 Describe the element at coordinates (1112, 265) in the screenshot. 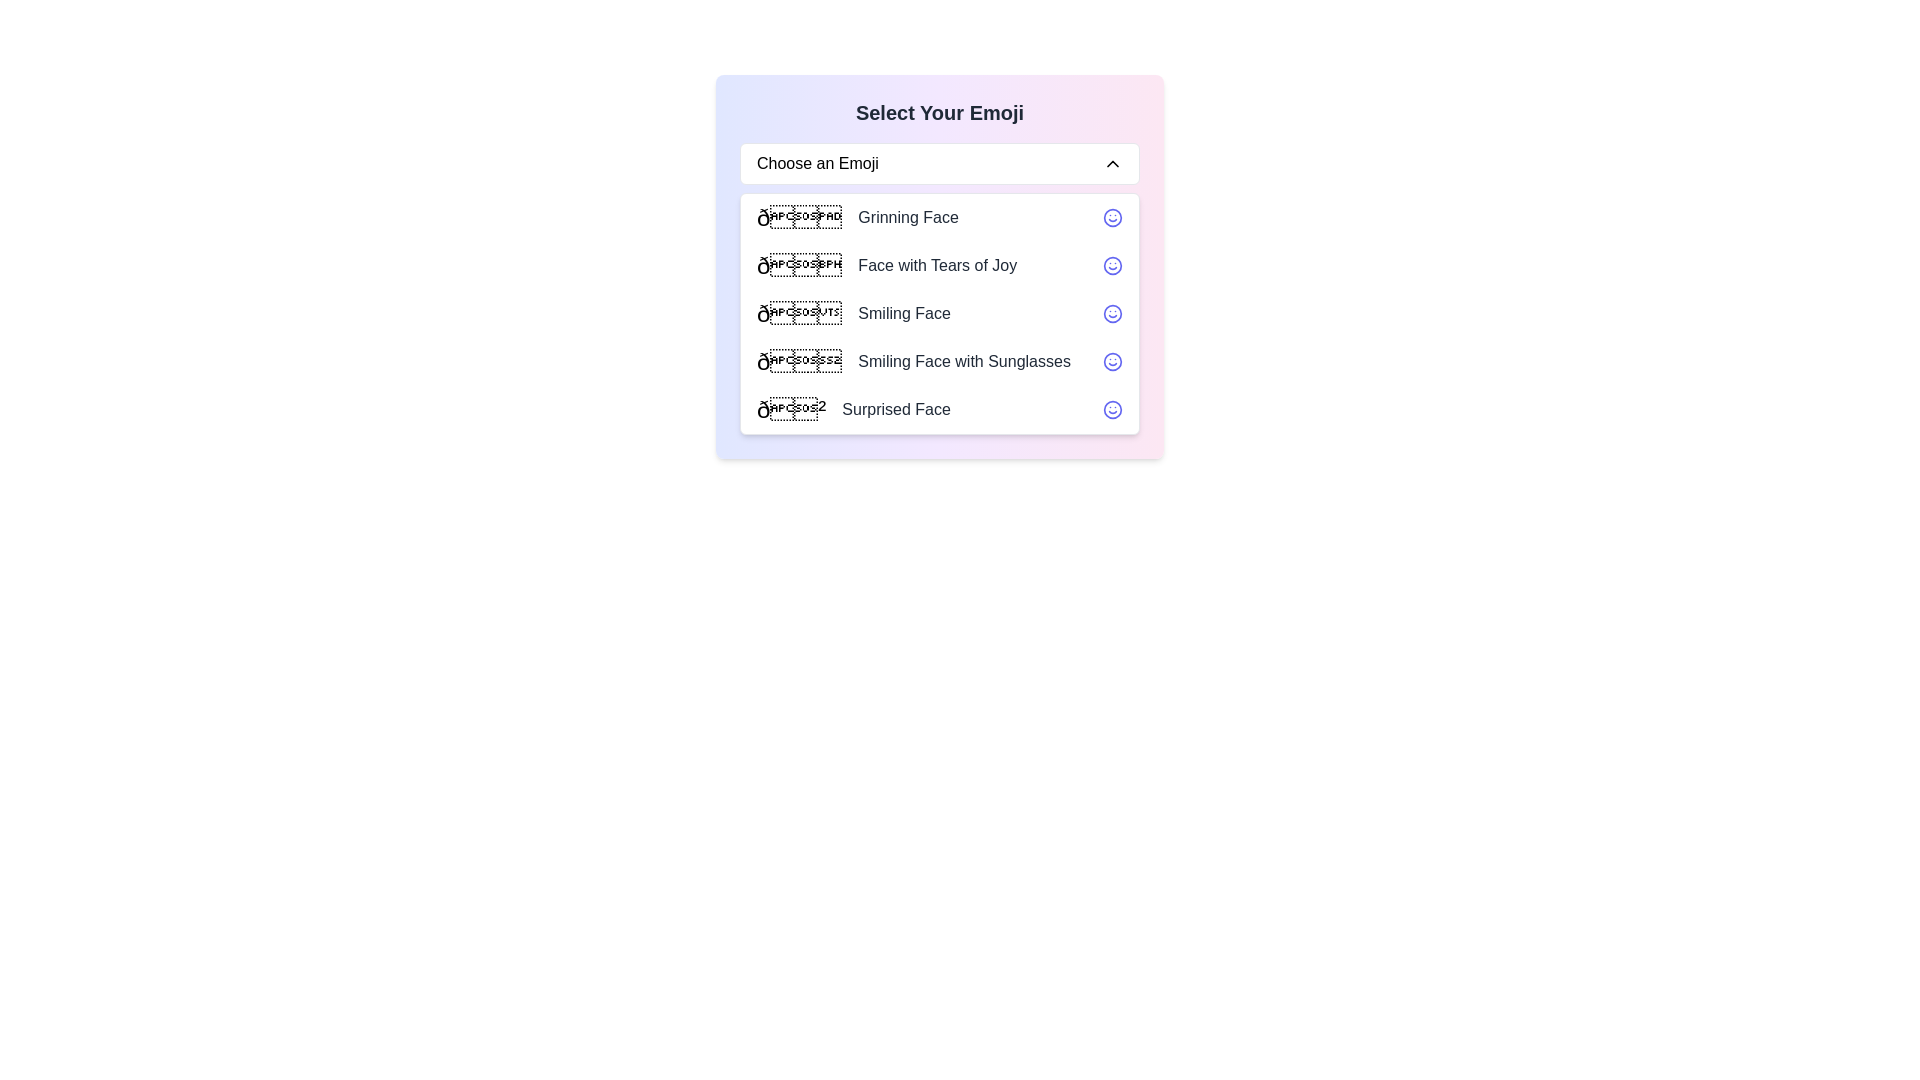

I see `the outer circular border of the emoji icon 'Face with Tears of Joy' in the emoji selection interface, located in the second position of the dropdown menu labeled 'Select Your Emoji'` at that location.